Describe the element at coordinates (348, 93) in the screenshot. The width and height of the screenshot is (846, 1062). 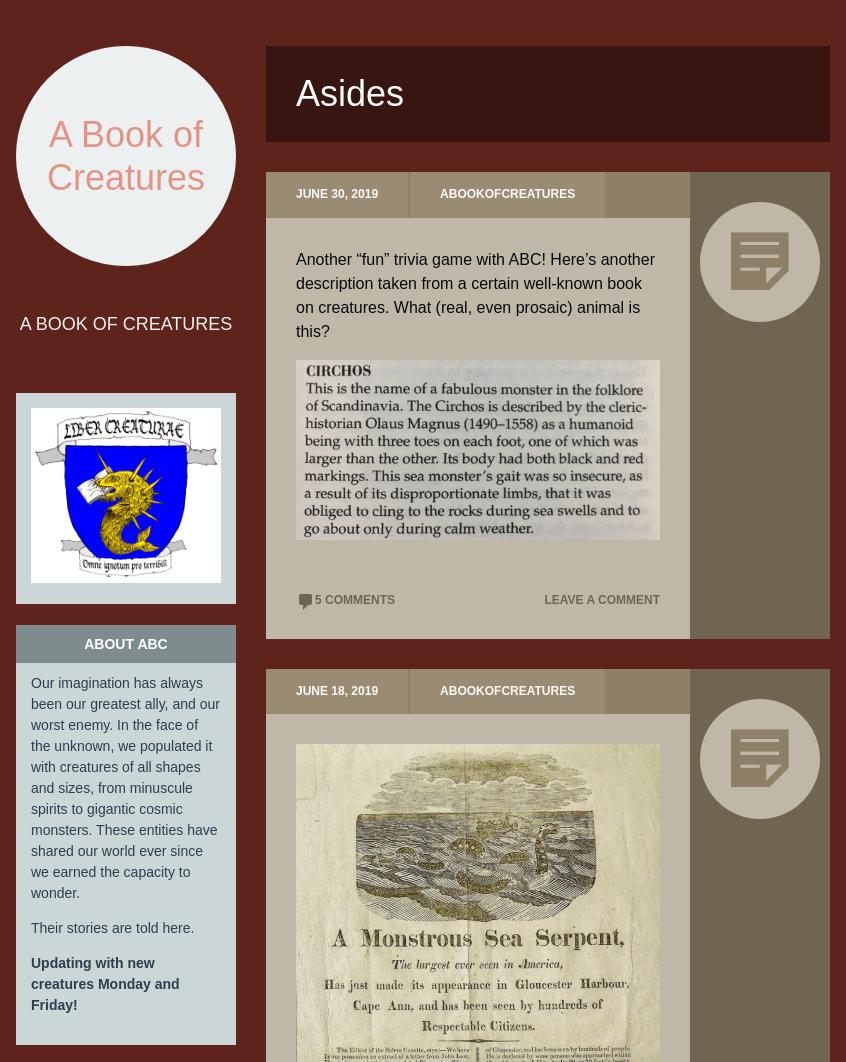
I see `'Asides'` at that location.